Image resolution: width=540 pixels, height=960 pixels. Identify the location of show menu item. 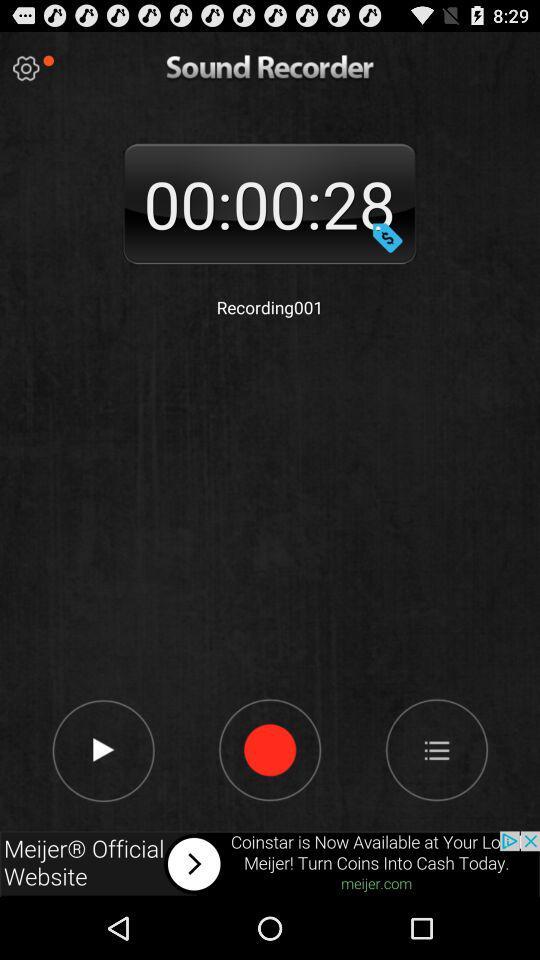
(435, 748).